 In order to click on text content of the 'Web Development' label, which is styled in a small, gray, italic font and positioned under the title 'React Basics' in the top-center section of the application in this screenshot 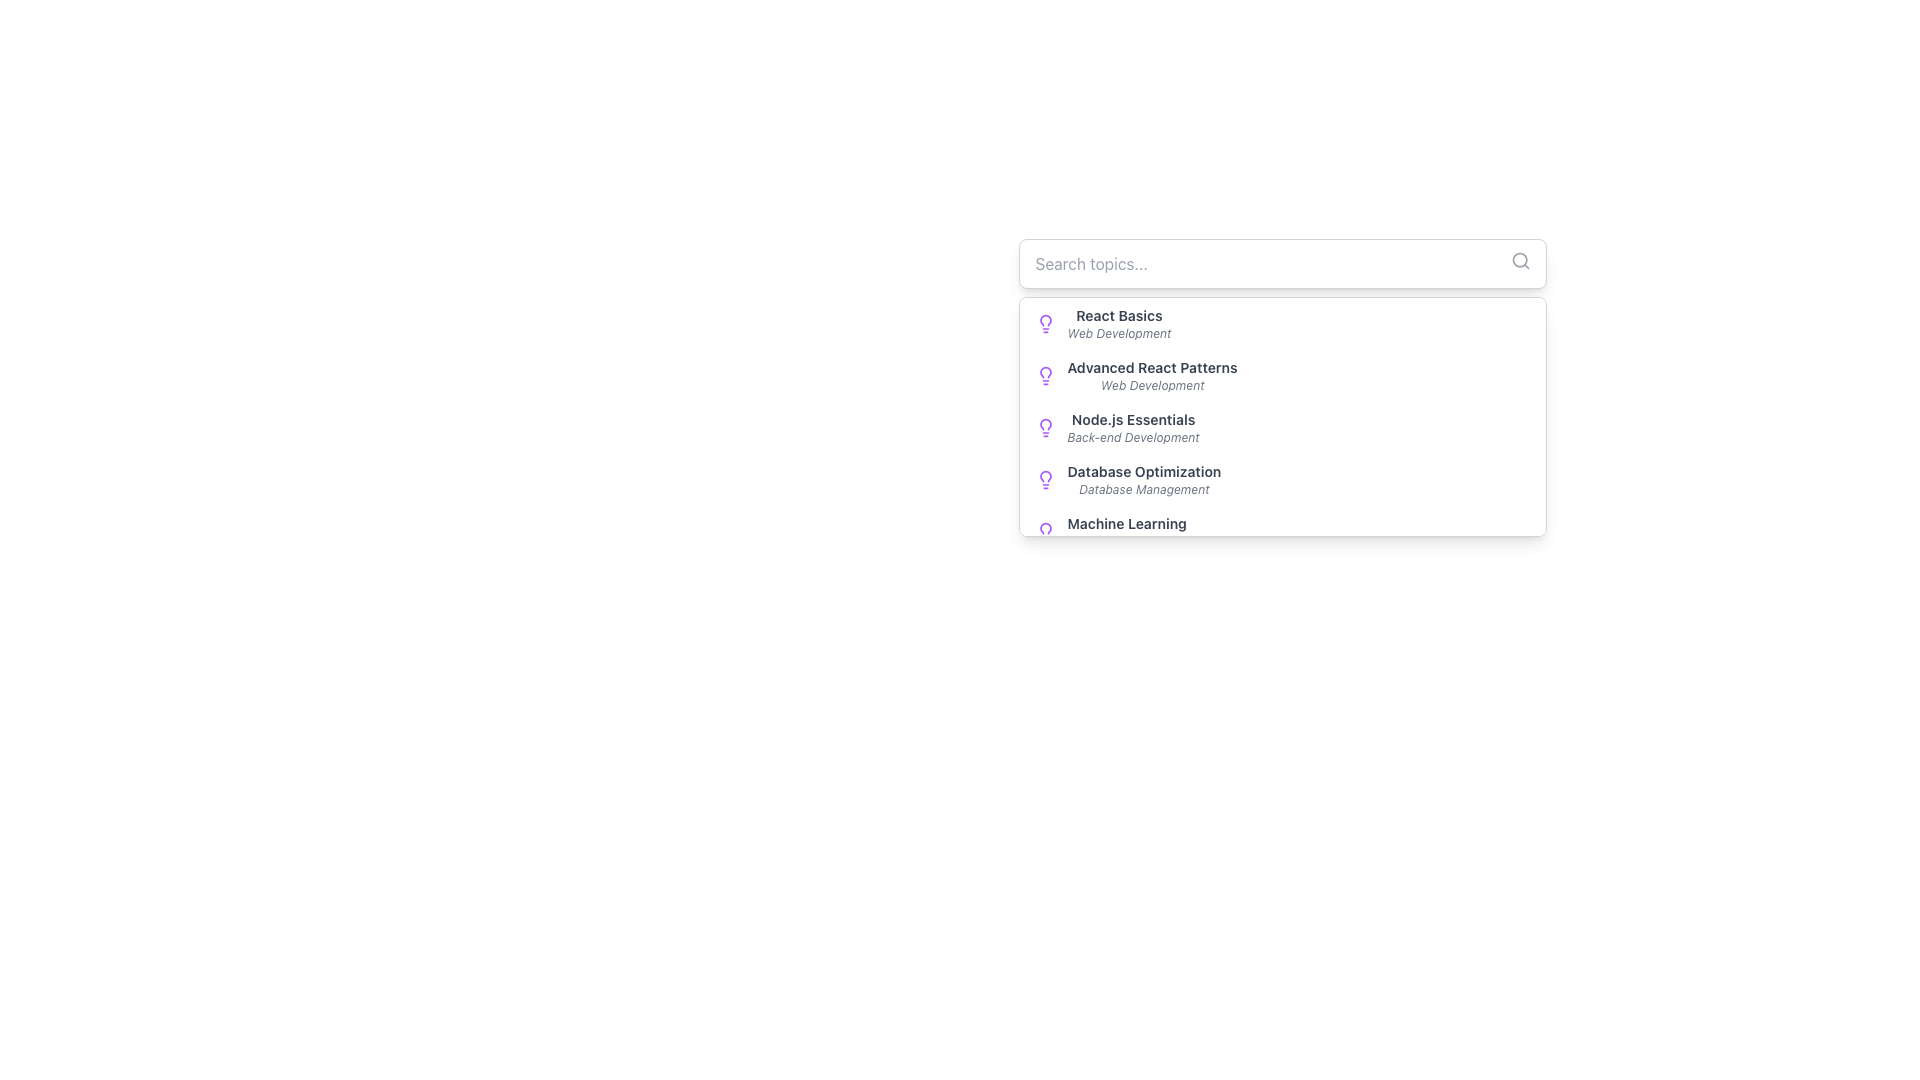, I will do `click(1118, 333)`.